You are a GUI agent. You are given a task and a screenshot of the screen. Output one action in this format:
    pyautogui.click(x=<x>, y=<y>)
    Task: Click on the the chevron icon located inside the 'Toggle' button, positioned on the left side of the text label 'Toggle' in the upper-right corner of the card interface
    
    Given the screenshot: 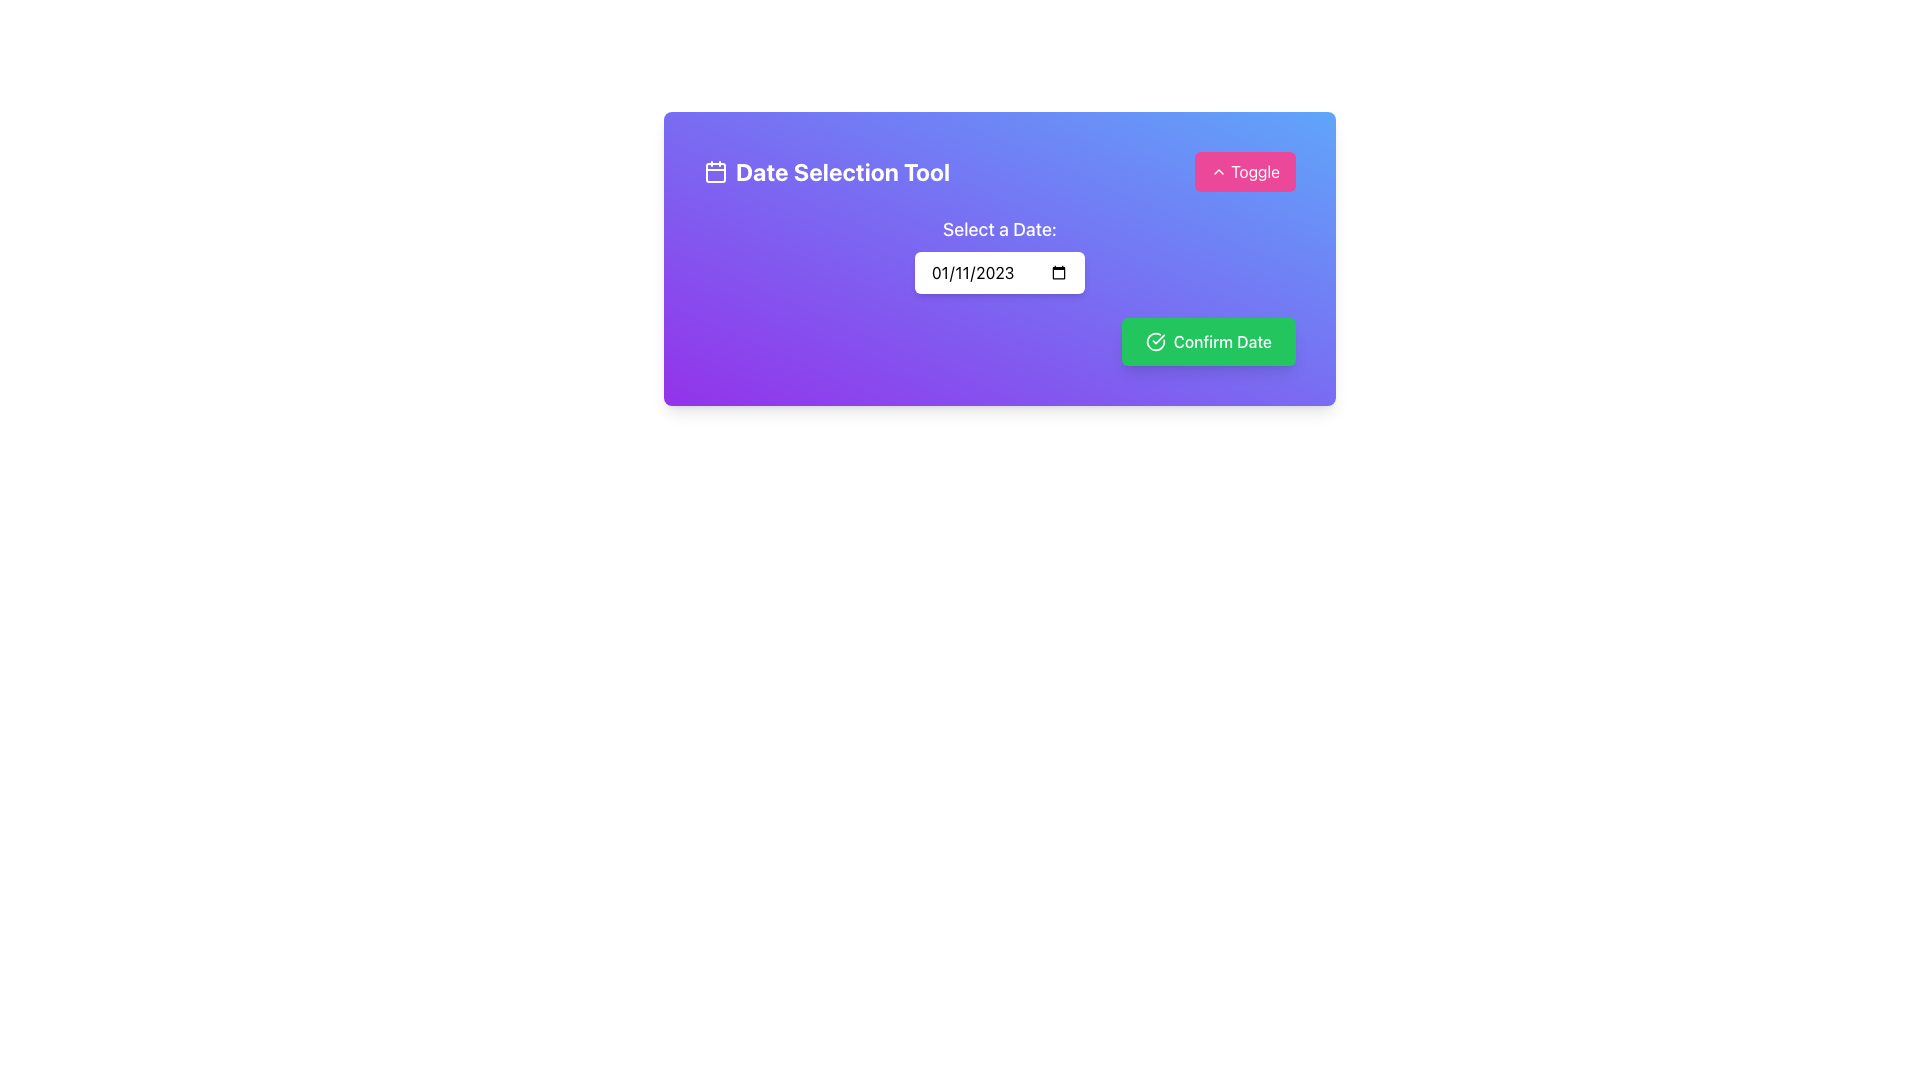 What is the action you would take?
    pyautogui.click(x=1218, y=171)
    